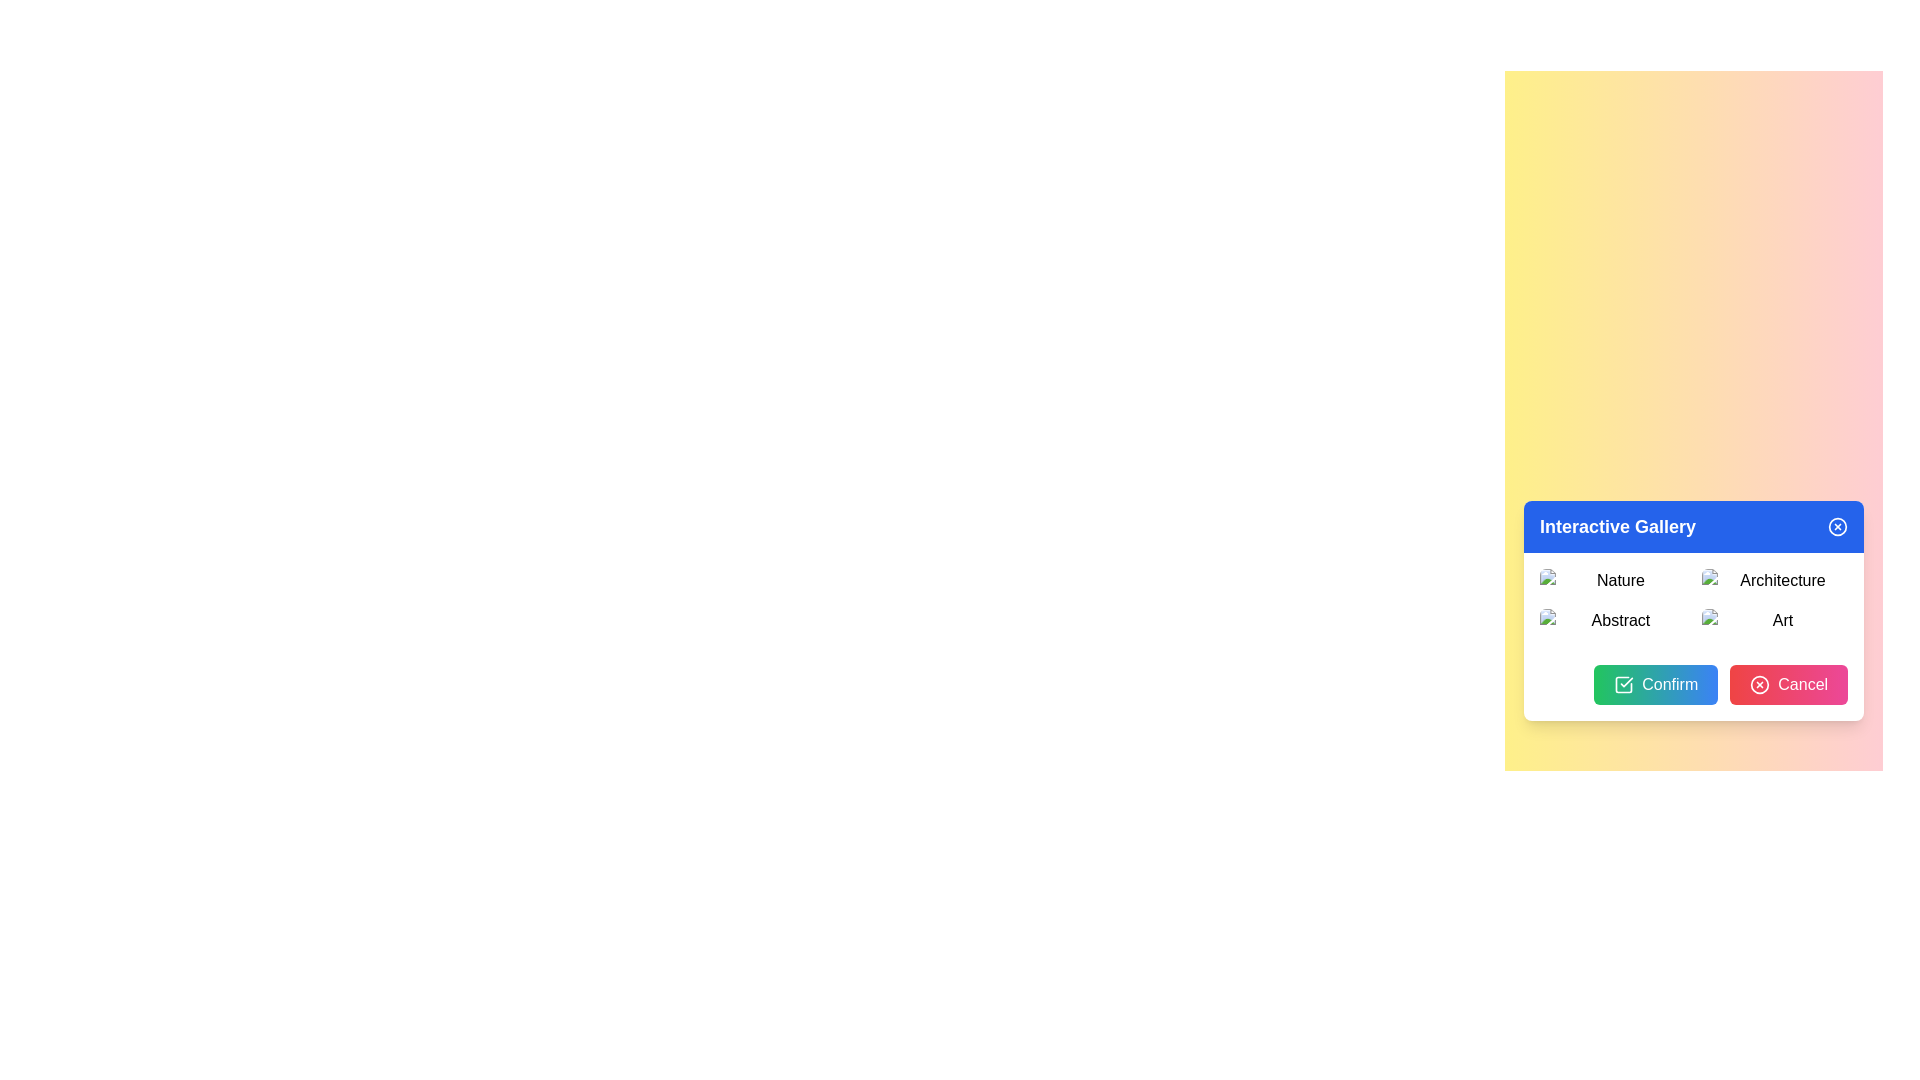  Describe the element at coordinates (1838, 526) in the screenshot. I see `the Decorative SVG circle element that serves as part of the close button in the top-right corner of the modal header` at that location.